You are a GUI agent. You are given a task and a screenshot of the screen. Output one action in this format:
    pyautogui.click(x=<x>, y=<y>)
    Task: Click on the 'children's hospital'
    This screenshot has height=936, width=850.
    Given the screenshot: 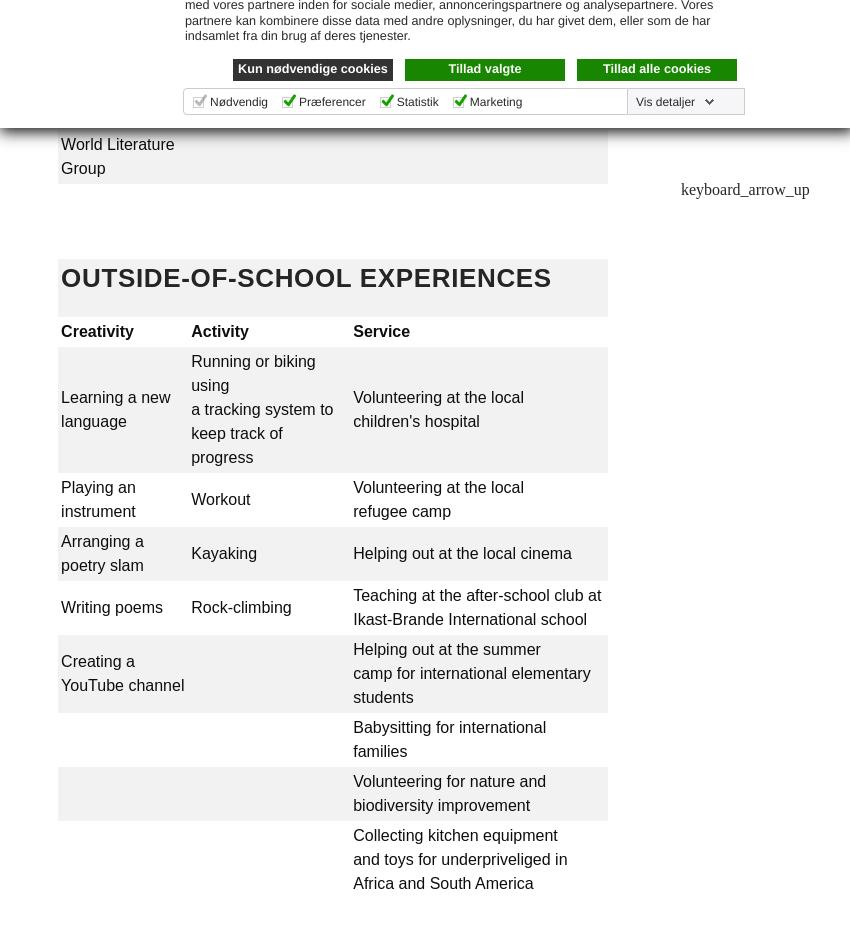 What is the action you would take?
    pyautogui.click(x=416, y=420)
    